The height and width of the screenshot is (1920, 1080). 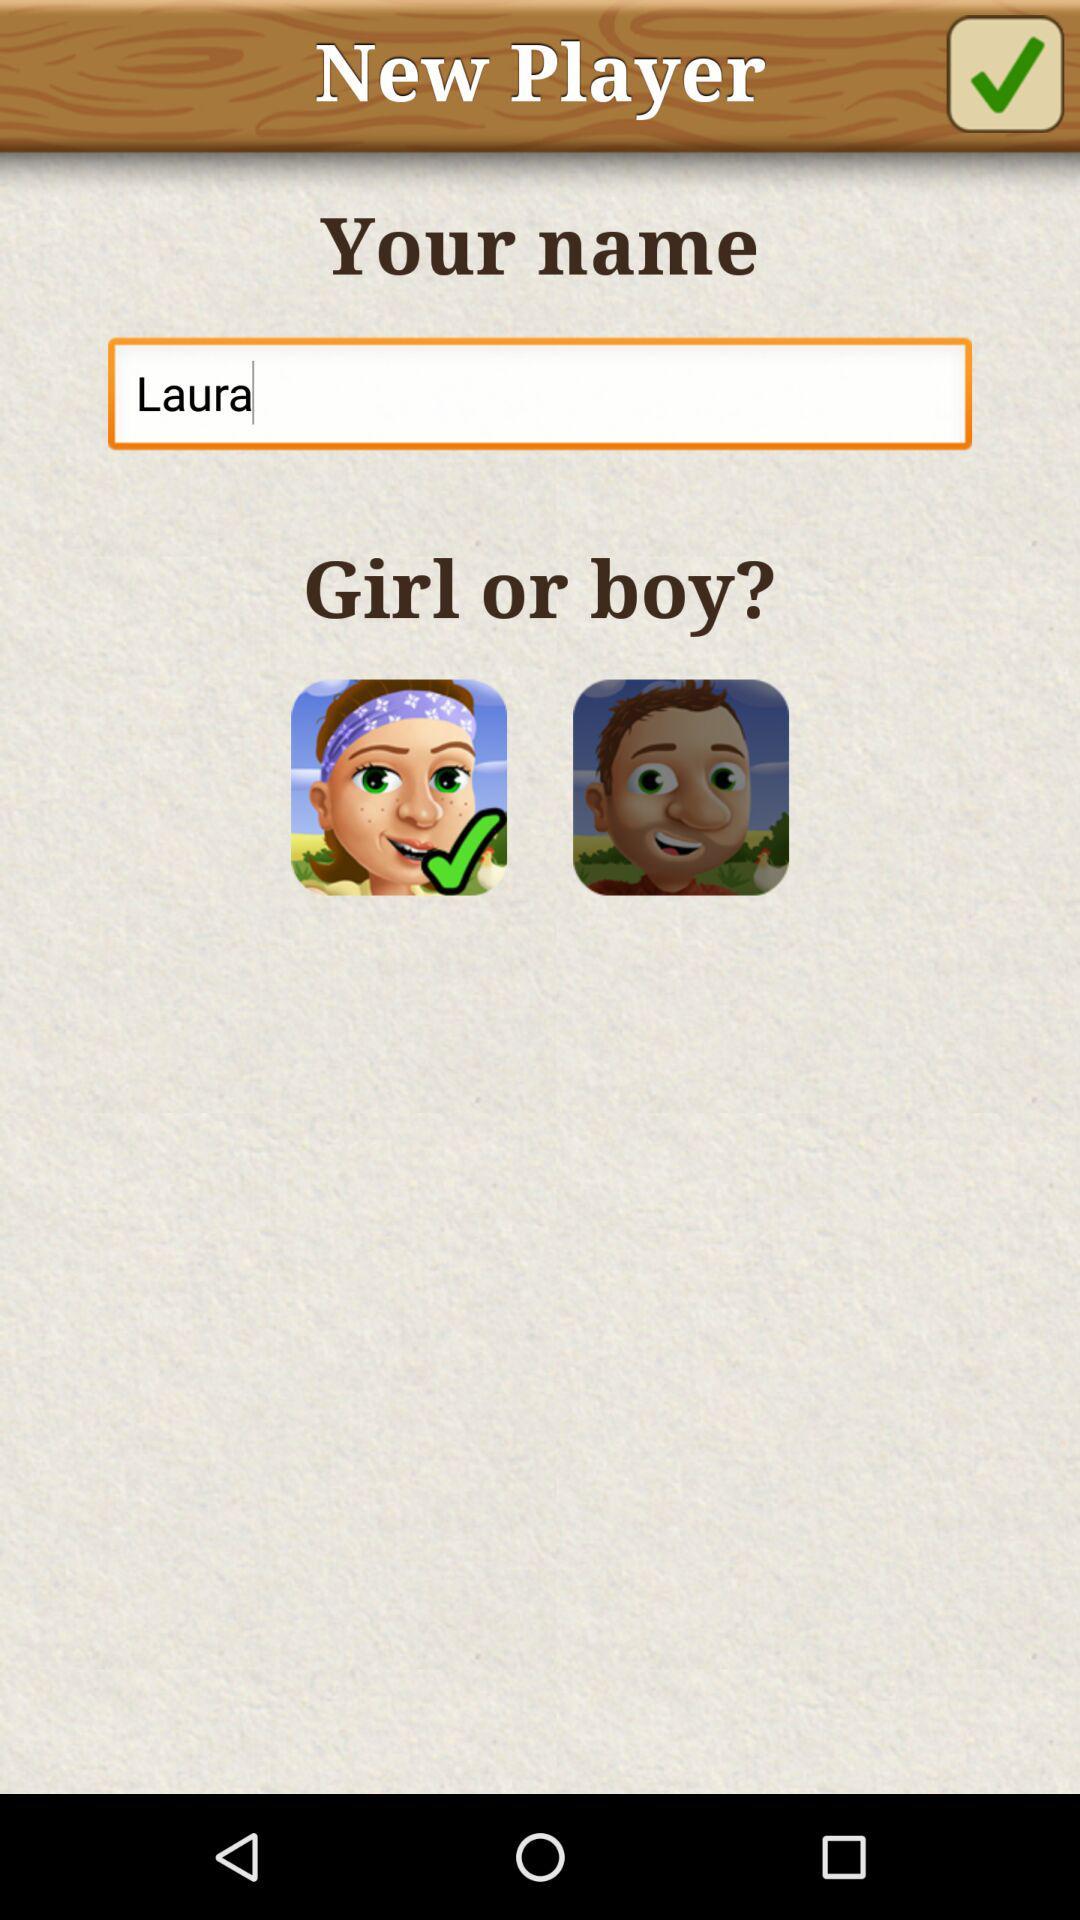 What do you see at coordinates (1005, 73) in the screenshot?
I see `new player on` at bounding box center [1005, 73].